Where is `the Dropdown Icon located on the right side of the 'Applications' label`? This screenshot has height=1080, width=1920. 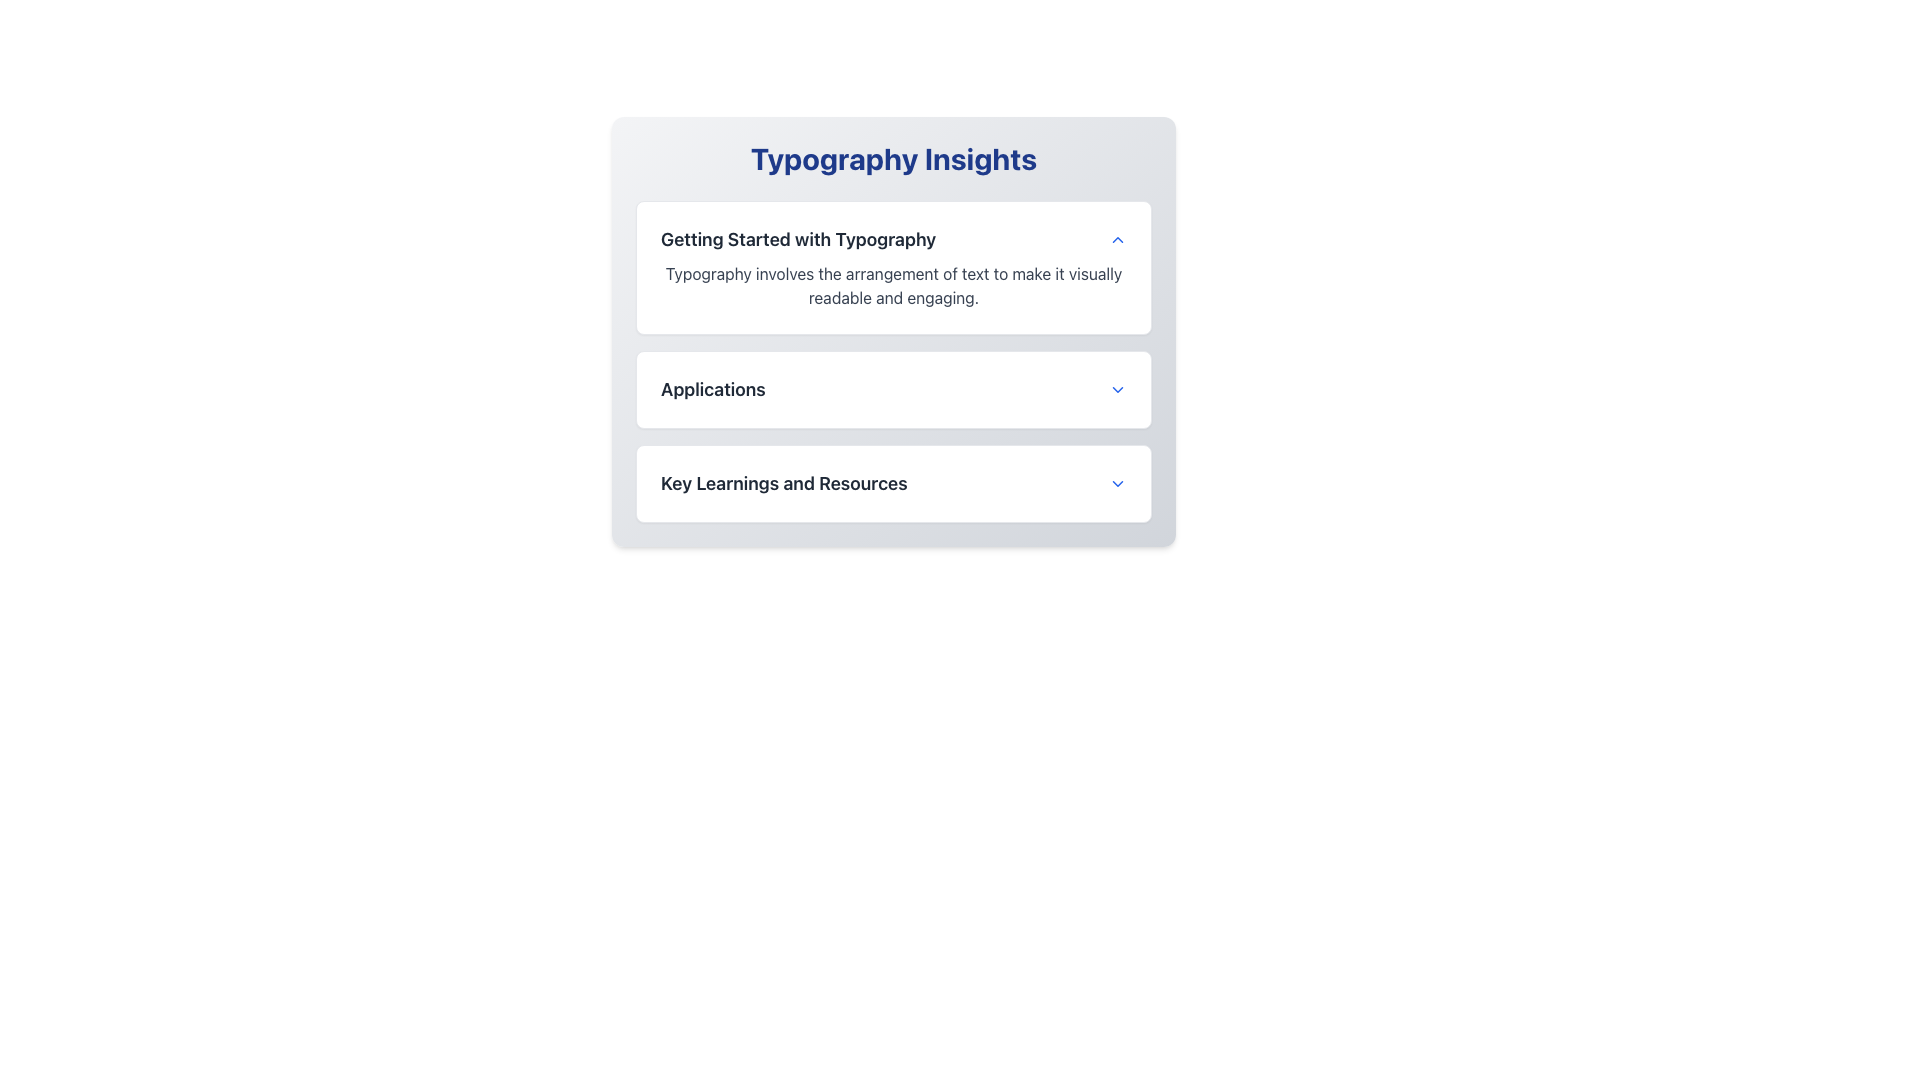 the Dropdown Icon located on the right side of the 'Applications' label is located at coordinates (1117, 389).